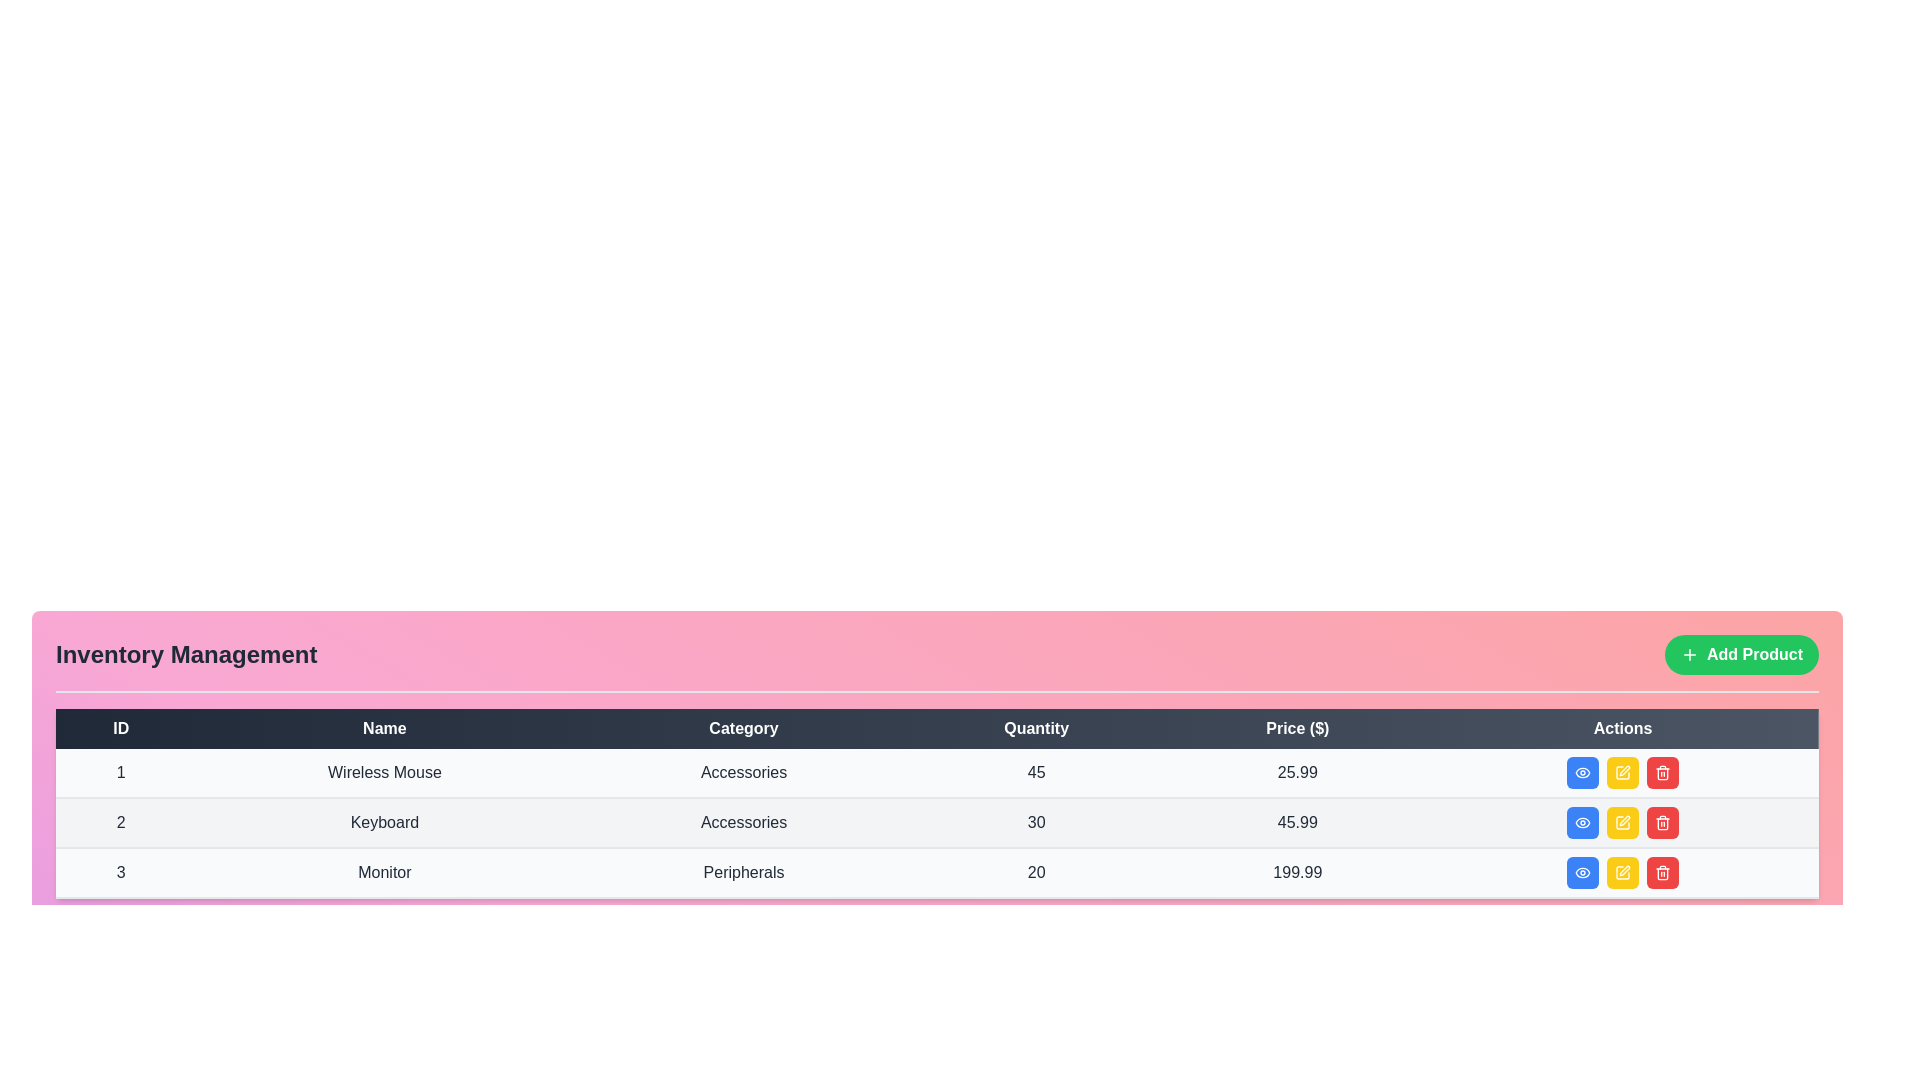  What do you see at coordinates (1623, 871) in the screenshot?
I see `the edit button with a yellow background and white text, which is the middle button in the group of three action buttons located under the 'Actions' column in the third row of the table` at bounding box center [1623, 871].